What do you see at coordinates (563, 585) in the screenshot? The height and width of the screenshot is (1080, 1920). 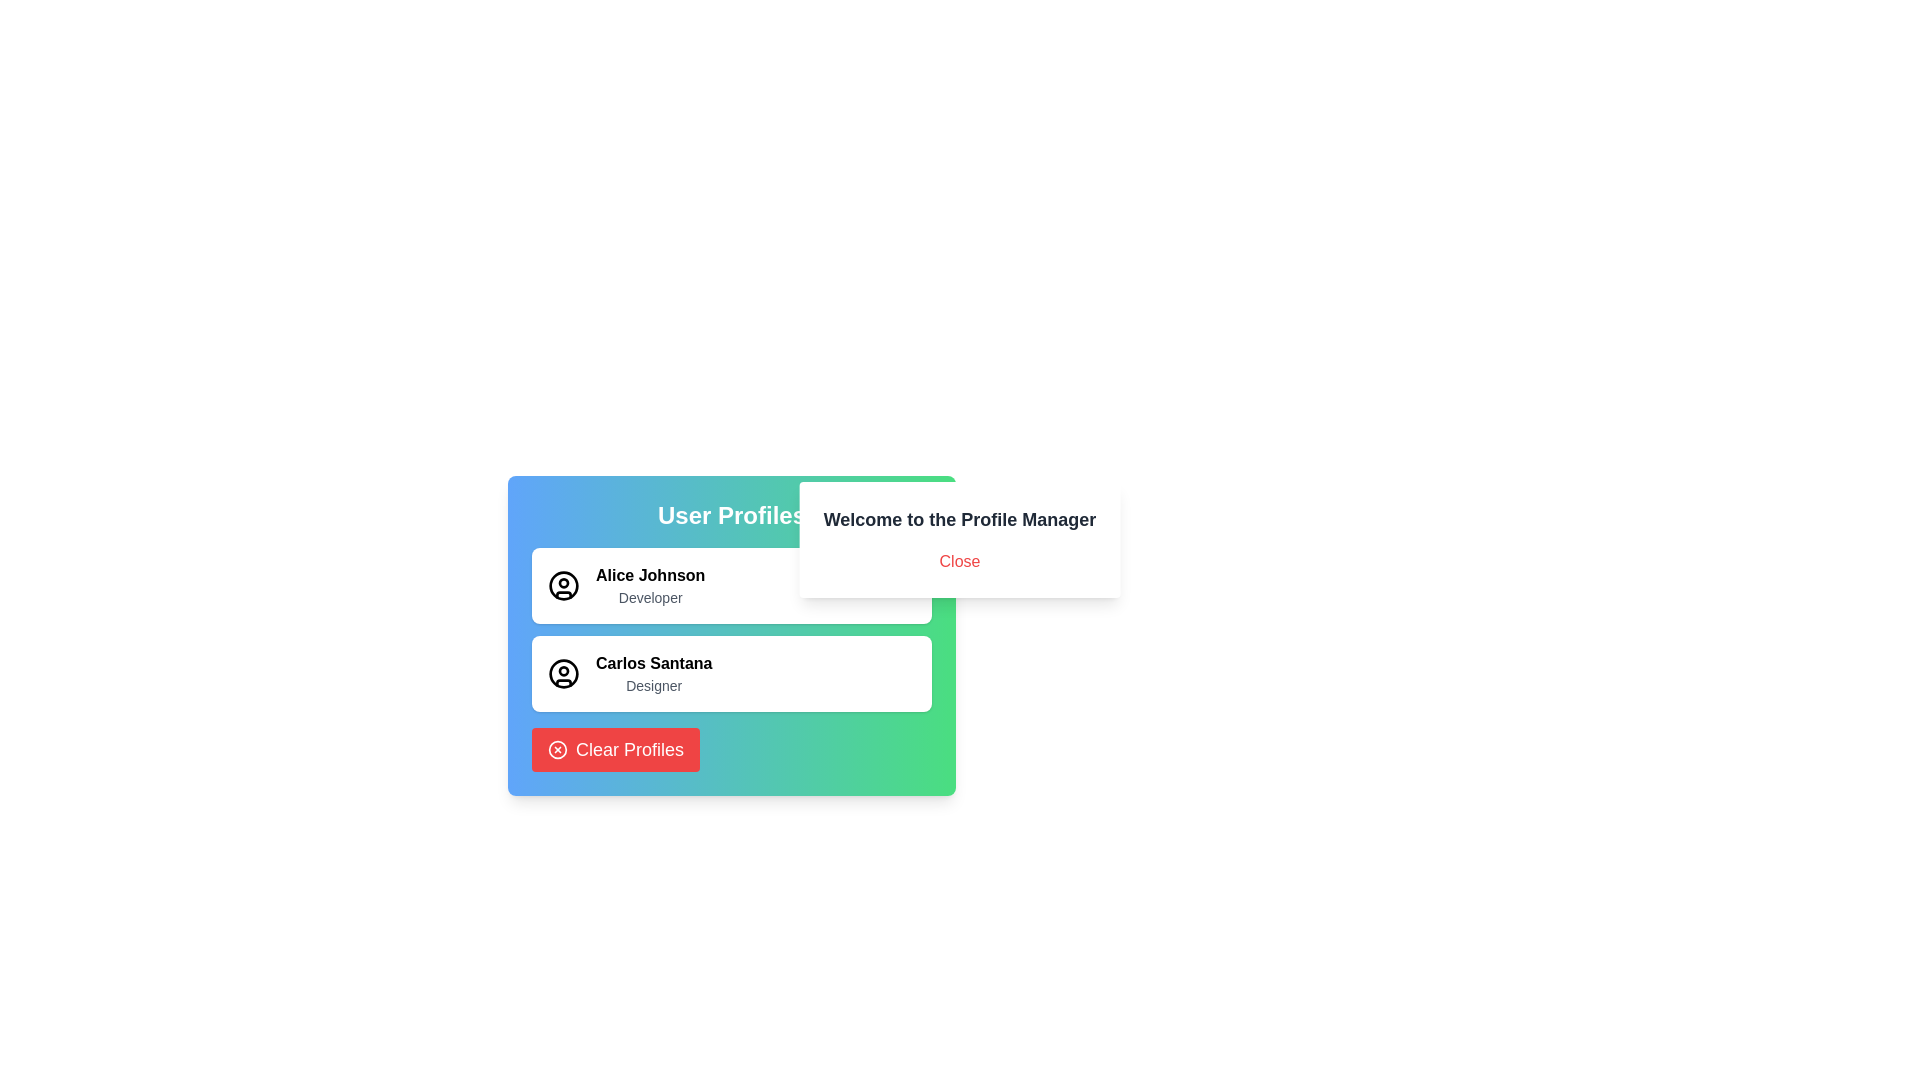 I see `the outermost circular outline of the avatar placeholder icon next to 'Carlos Santana'` at bounding box center [563, 585].